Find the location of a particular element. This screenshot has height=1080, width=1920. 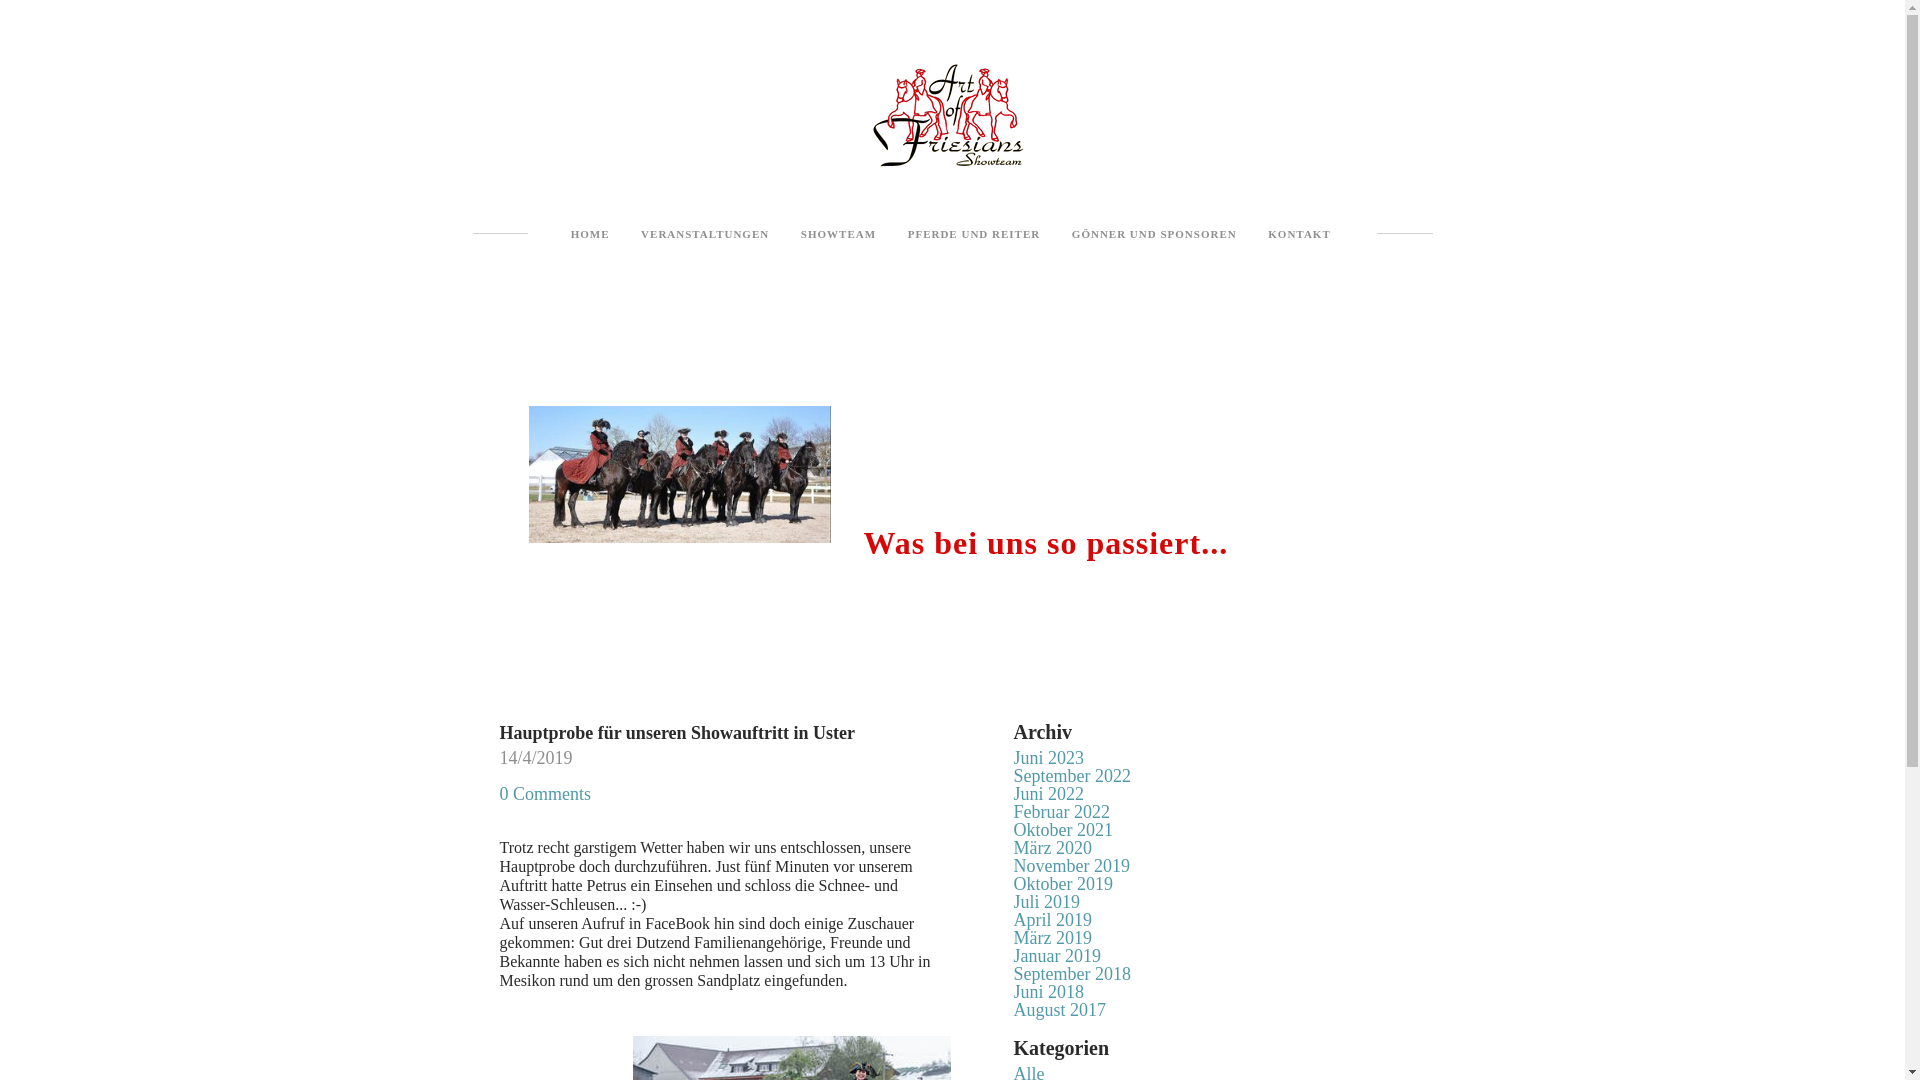

'Februar 2022' is located at coordinates (1060, 812).